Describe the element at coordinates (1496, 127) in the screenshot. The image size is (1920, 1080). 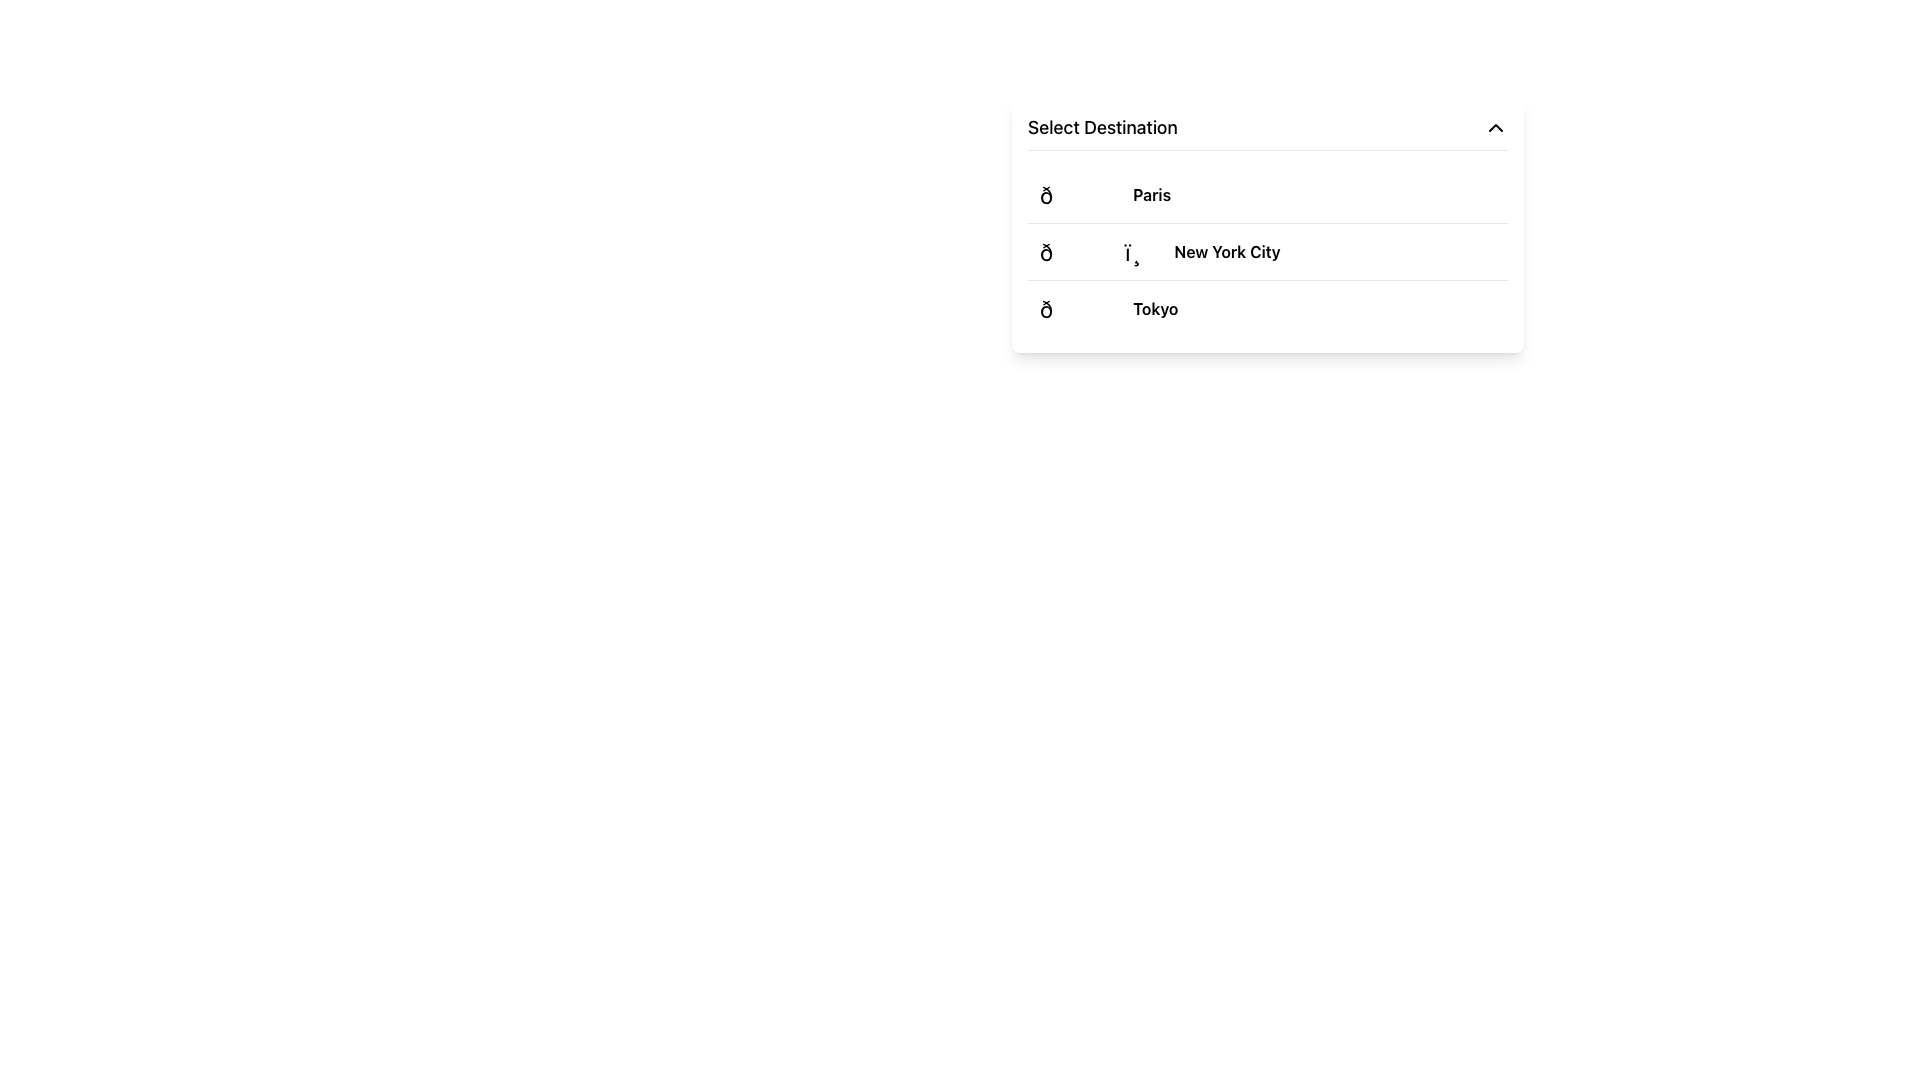
I see `the small, upward-pointing chevron icon located at the far right of the 'Select Destination' row` at that location.